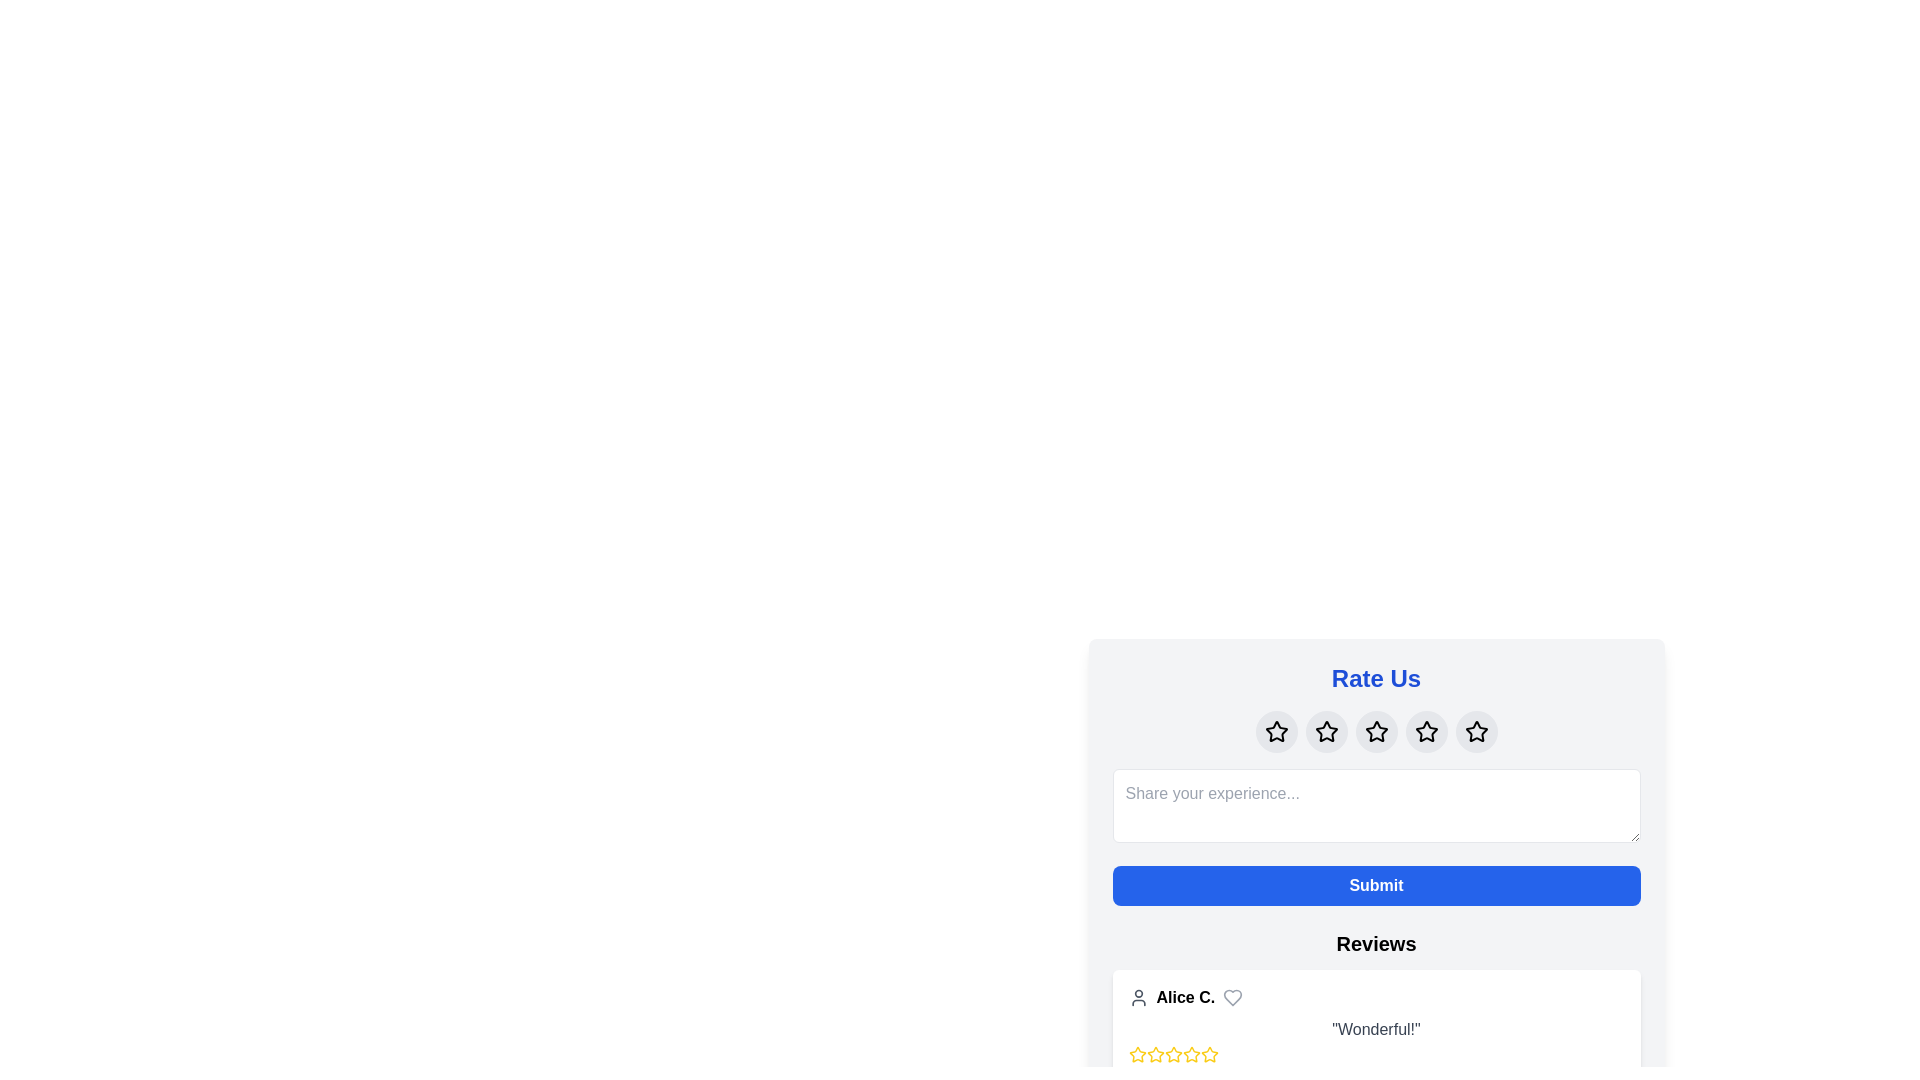 Image resolution: width=1920 pixels, height=1080 pixels. I want to click on the first star icon from the left in the row of five stars to indicate a rating in the 'Rate Us' section, so click(1275, 731).